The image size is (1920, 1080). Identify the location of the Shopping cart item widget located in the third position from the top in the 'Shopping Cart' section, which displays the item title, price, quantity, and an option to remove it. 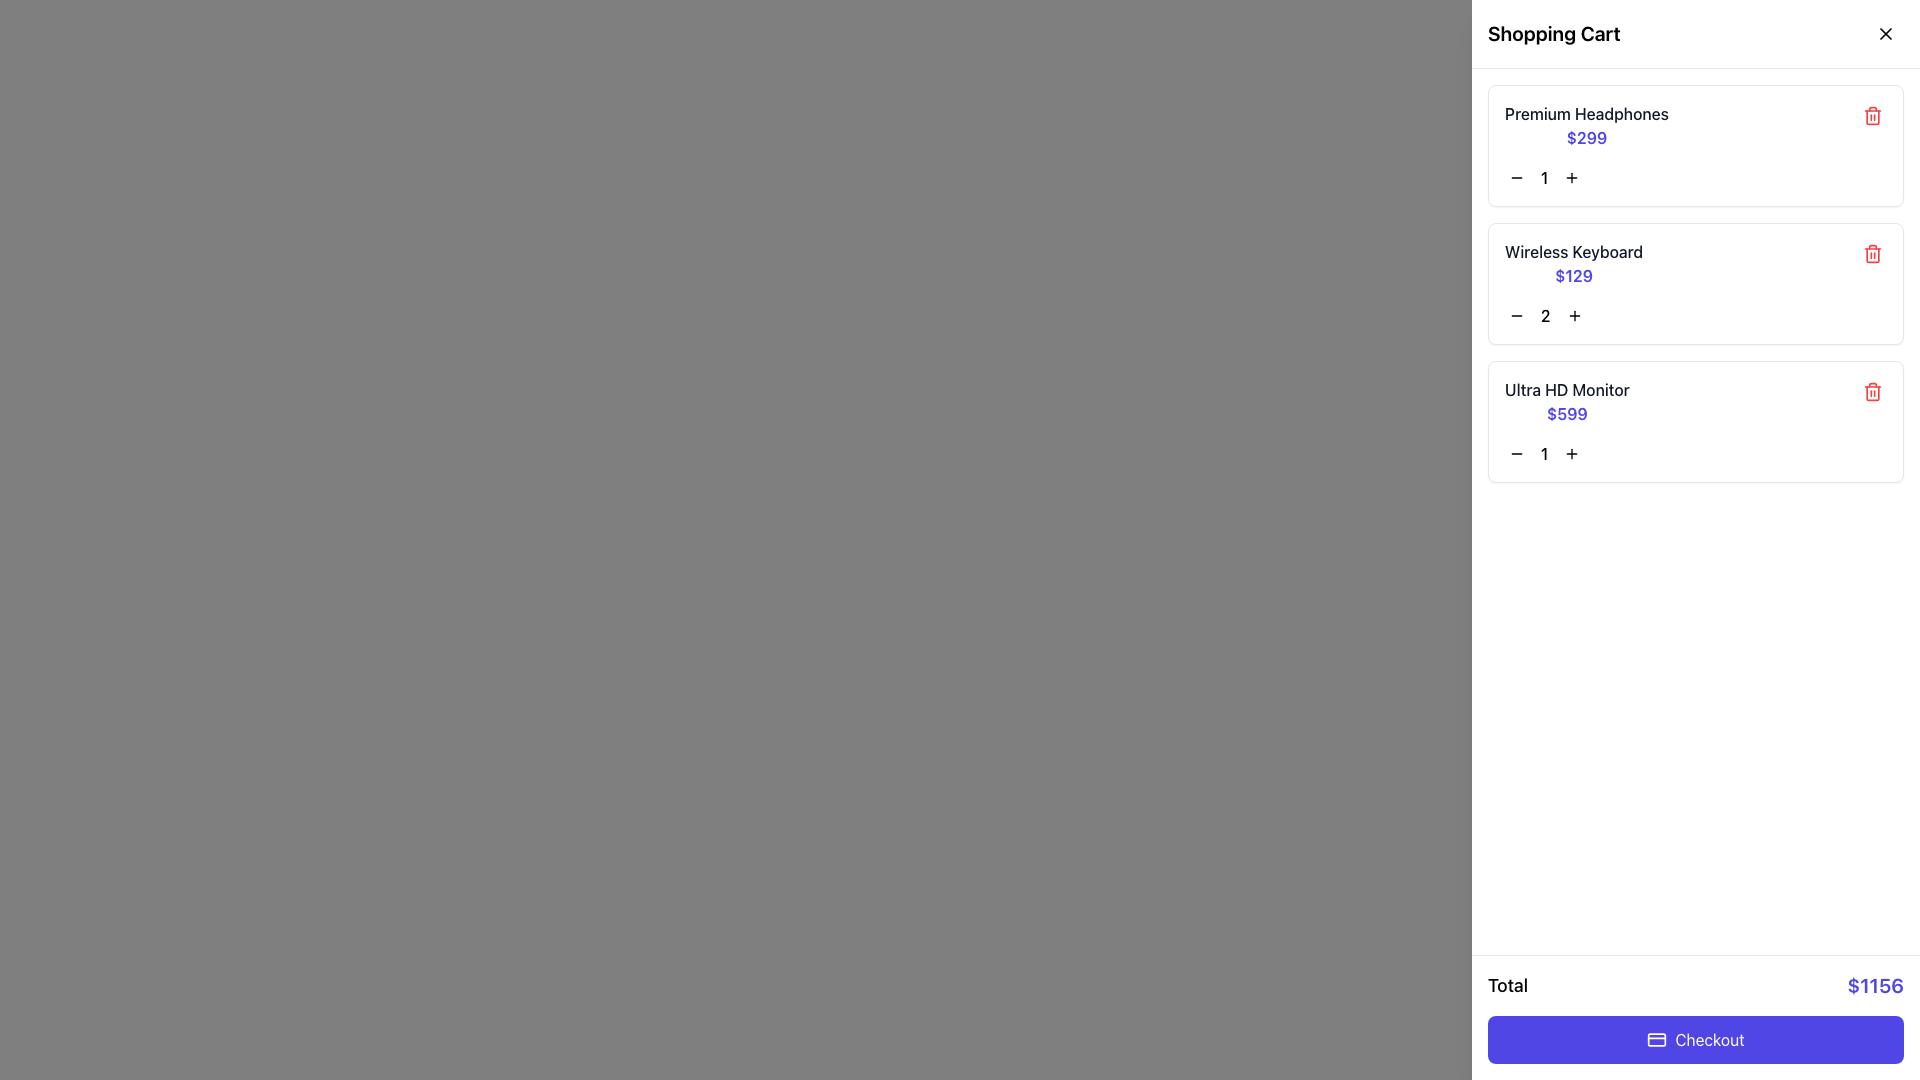
(1694, 420).